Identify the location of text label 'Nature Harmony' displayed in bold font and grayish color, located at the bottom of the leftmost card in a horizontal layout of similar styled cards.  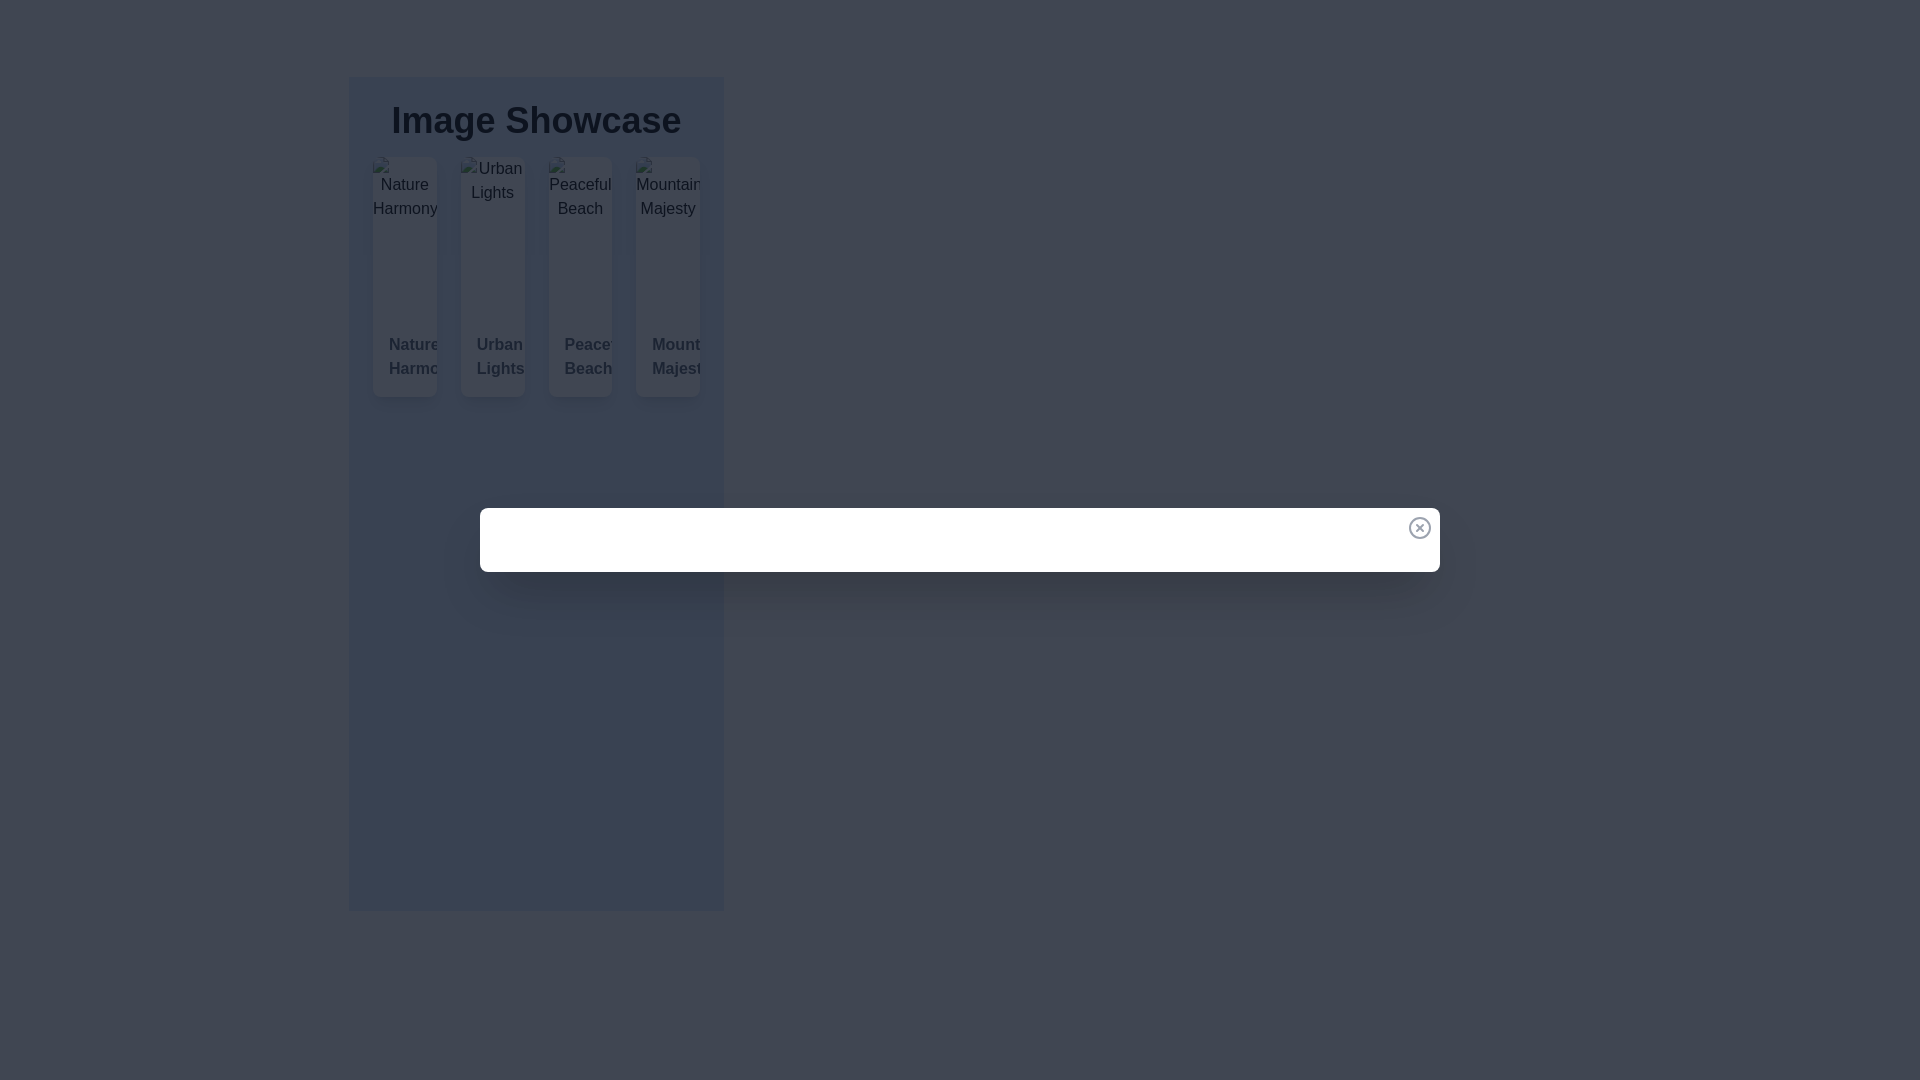
(403, 356).